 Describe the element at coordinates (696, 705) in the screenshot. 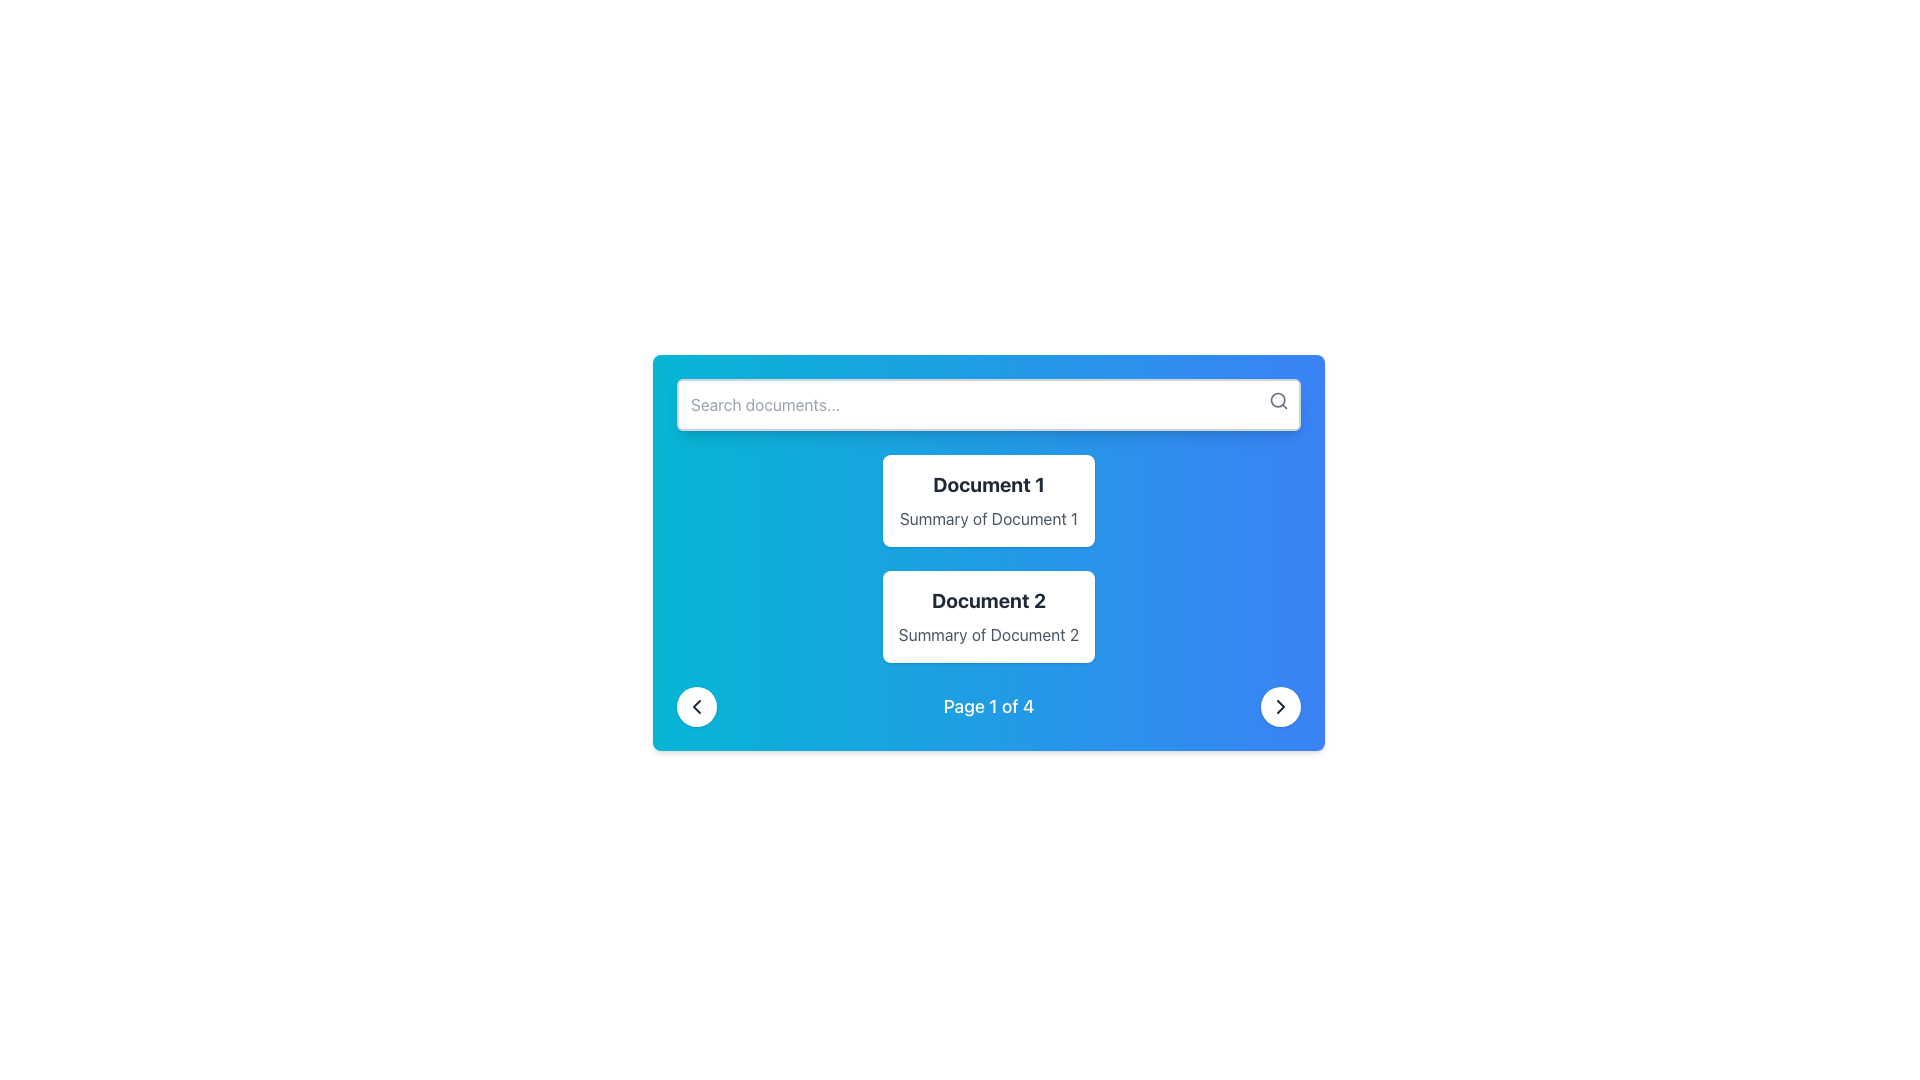

I see `the circular button icon located` at that location.